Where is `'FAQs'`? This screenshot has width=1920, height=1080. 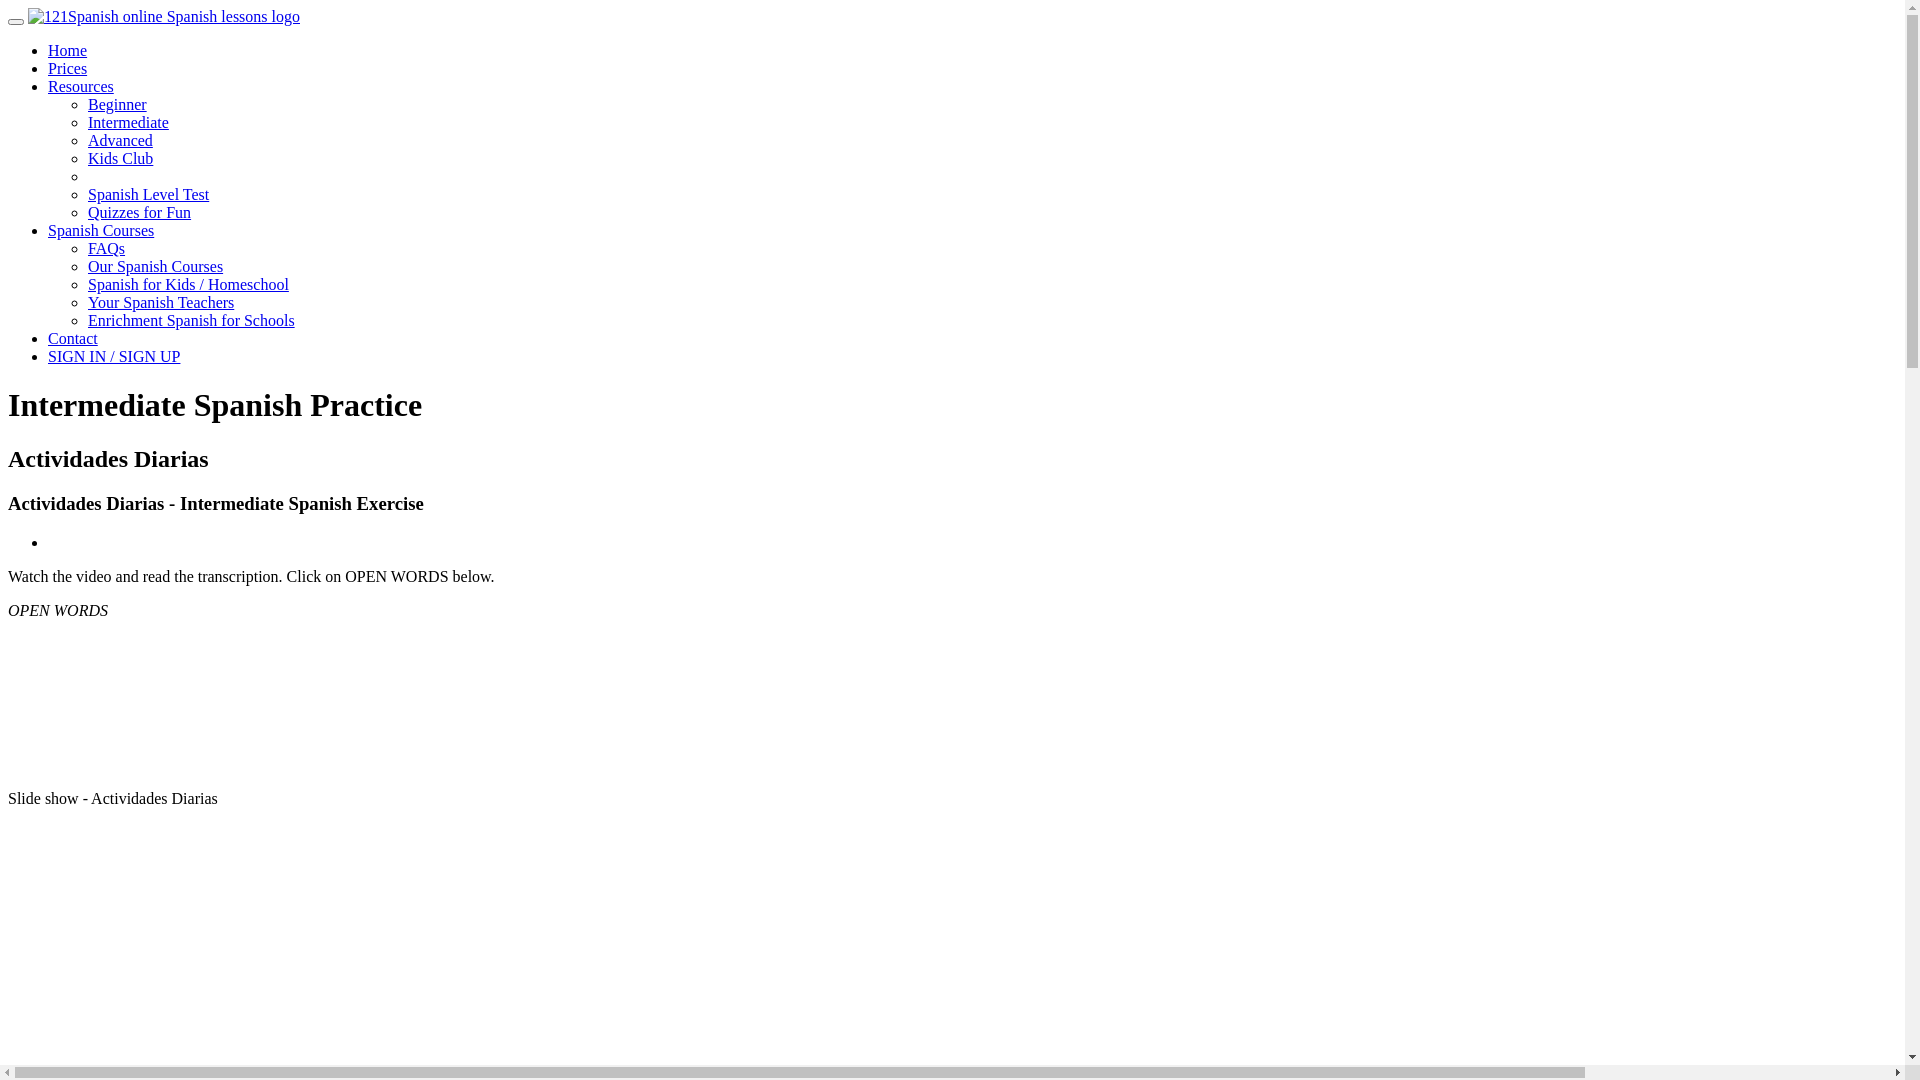
'FAQs' is located at coordinates (105, 247).